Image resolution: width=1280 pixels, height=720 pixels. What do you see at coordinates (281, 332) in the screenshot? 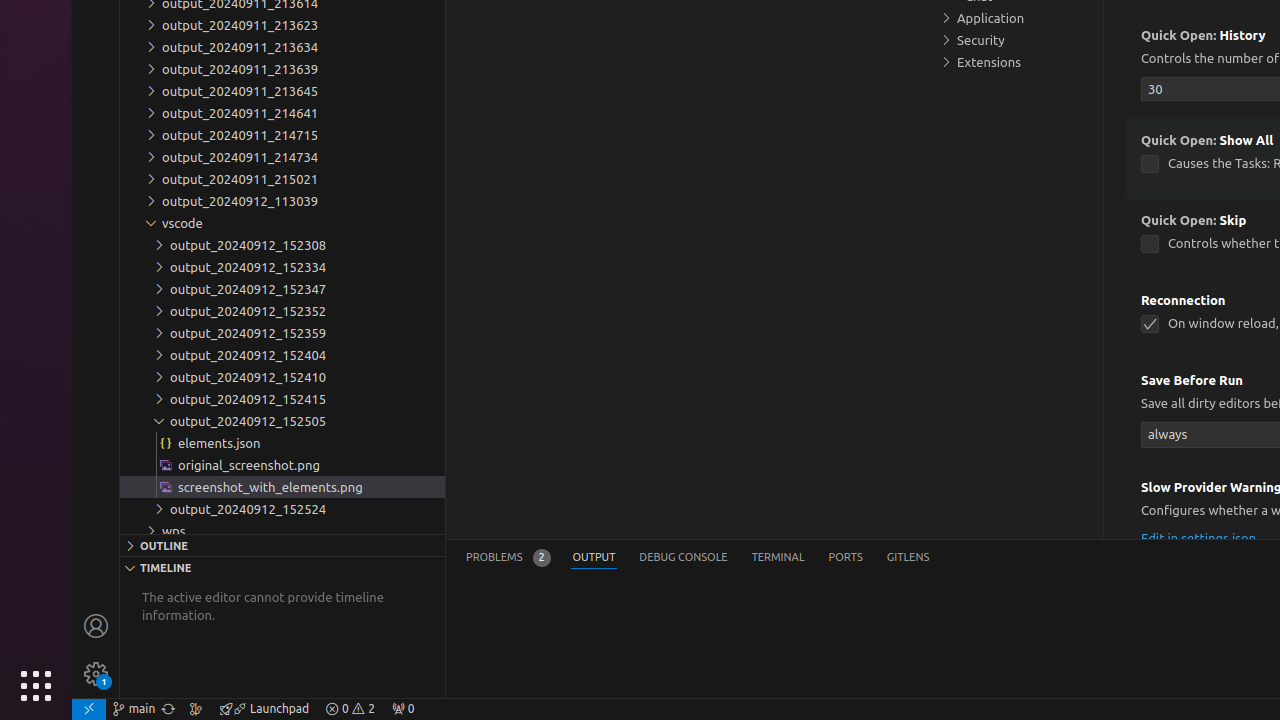
I see `'output_20240912_152359'` at bounding box center [281, 332].